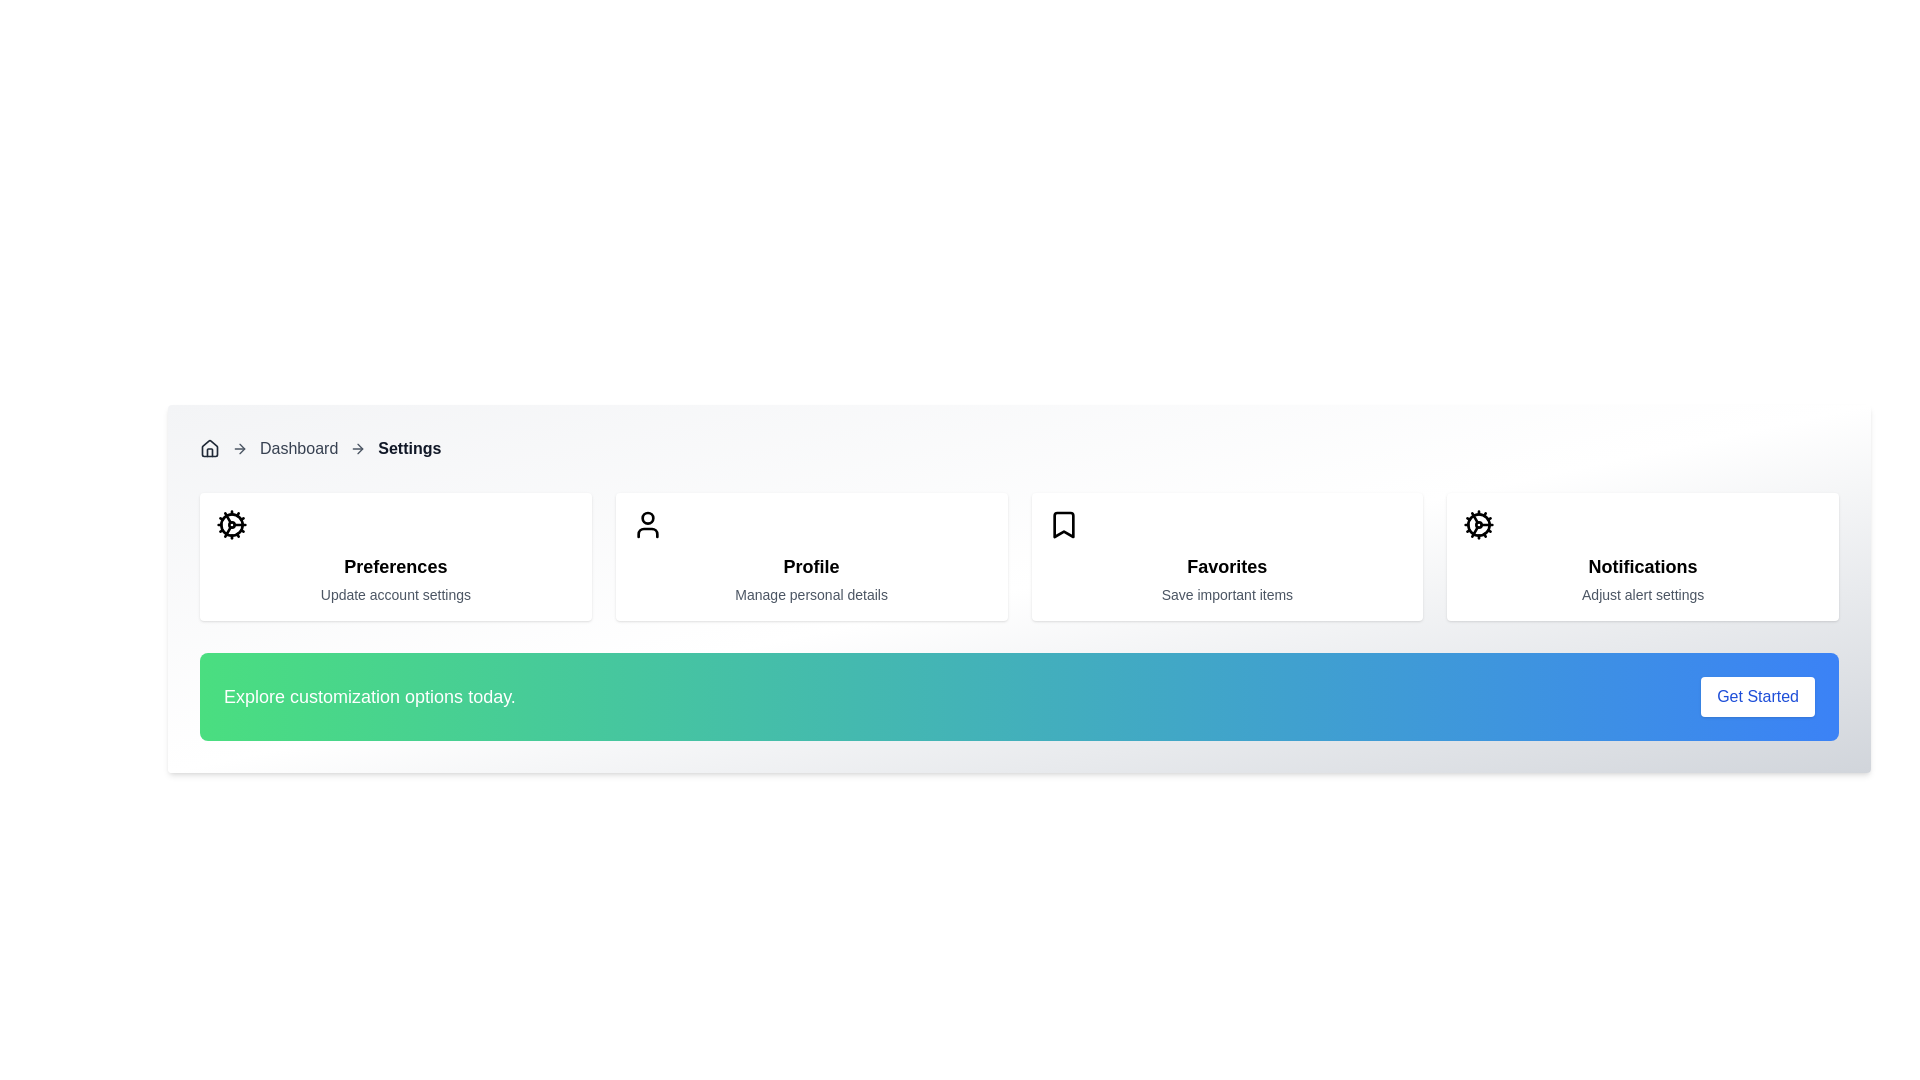 The height and width of the screenshot is (1080, 1920). Describe the element at coordinates (395, 593) in the screenshot. I see `the static text label reading 'Update account settings' which is styled with a small gray font and located below the 'Preferences' text in the 'Preferences' card` at that location.